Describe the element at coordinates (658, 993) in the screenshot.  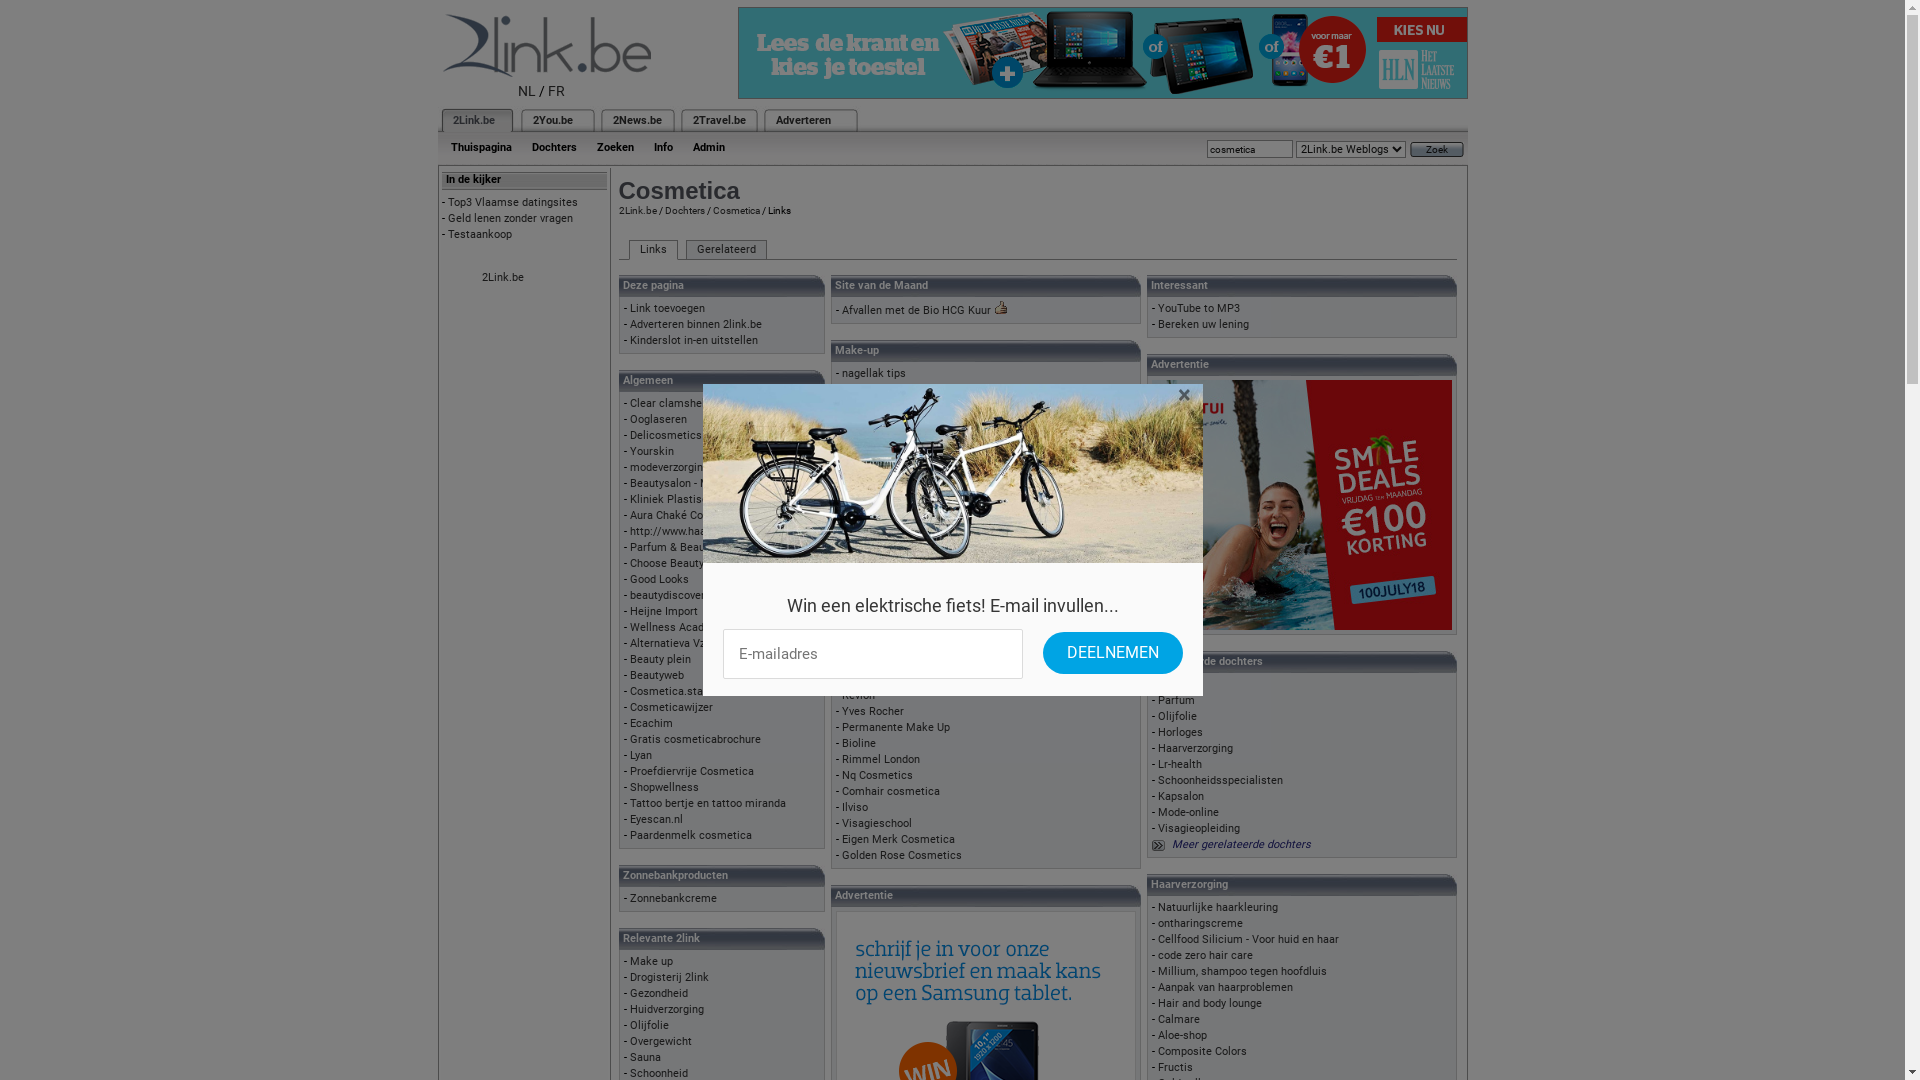
I see `'Gezondheid'` at that location.